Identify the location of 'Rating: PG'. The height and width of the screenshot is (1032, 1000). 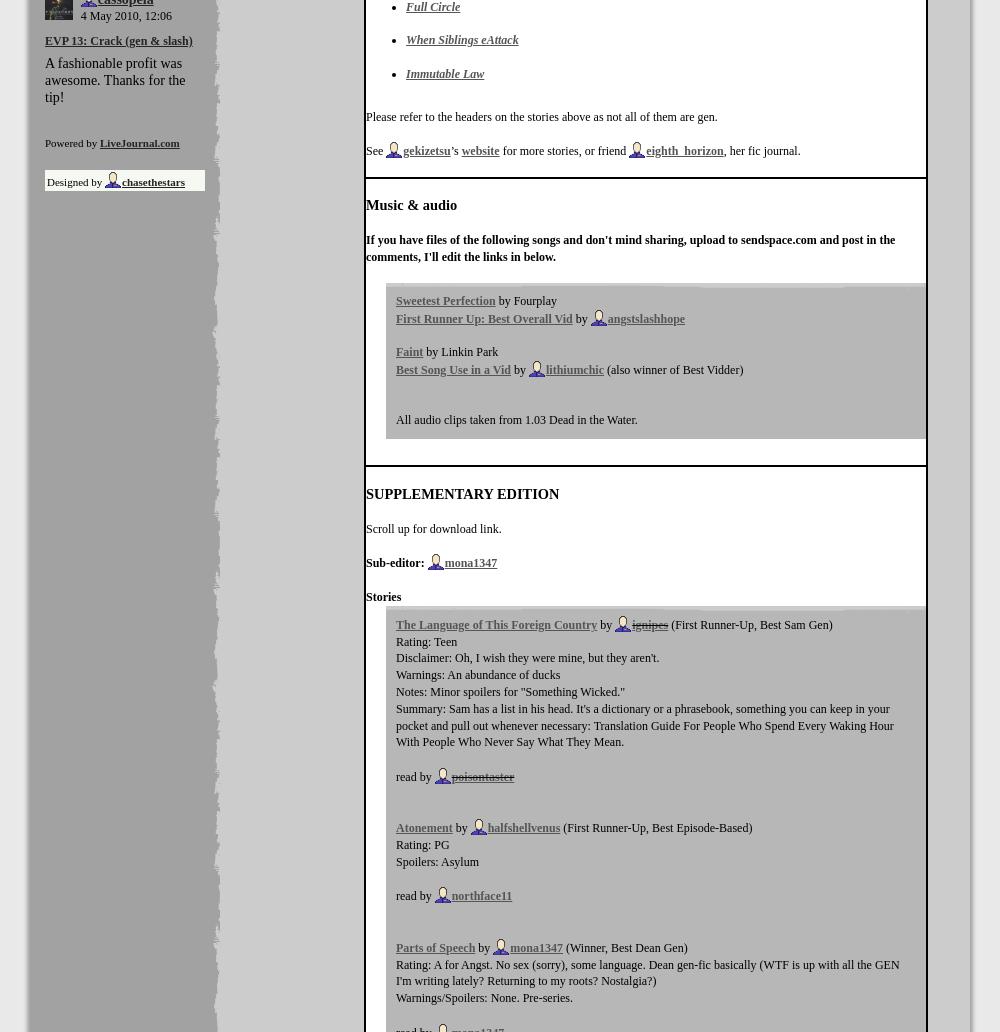
(422, 845).